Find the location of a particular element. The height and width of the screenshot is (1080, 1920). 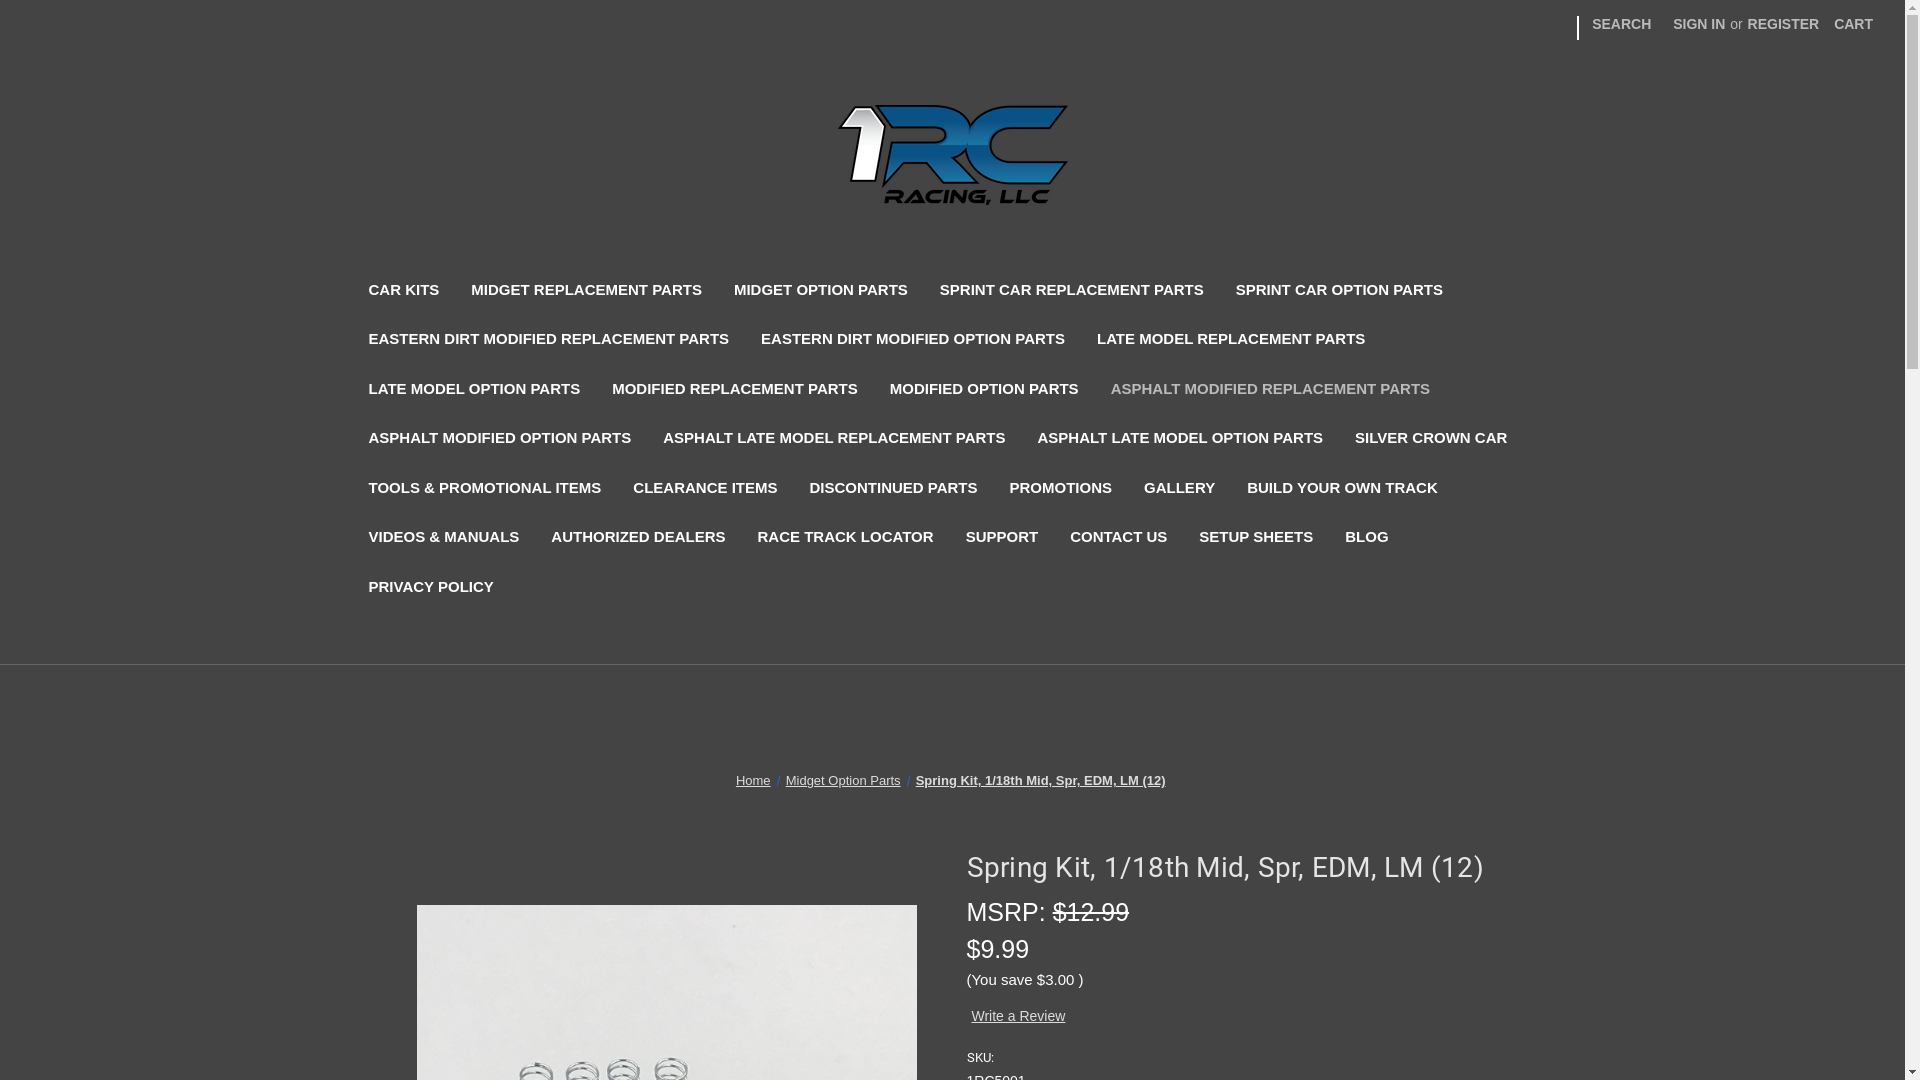

'SEARCH' is located at coordinates (1621, 24).